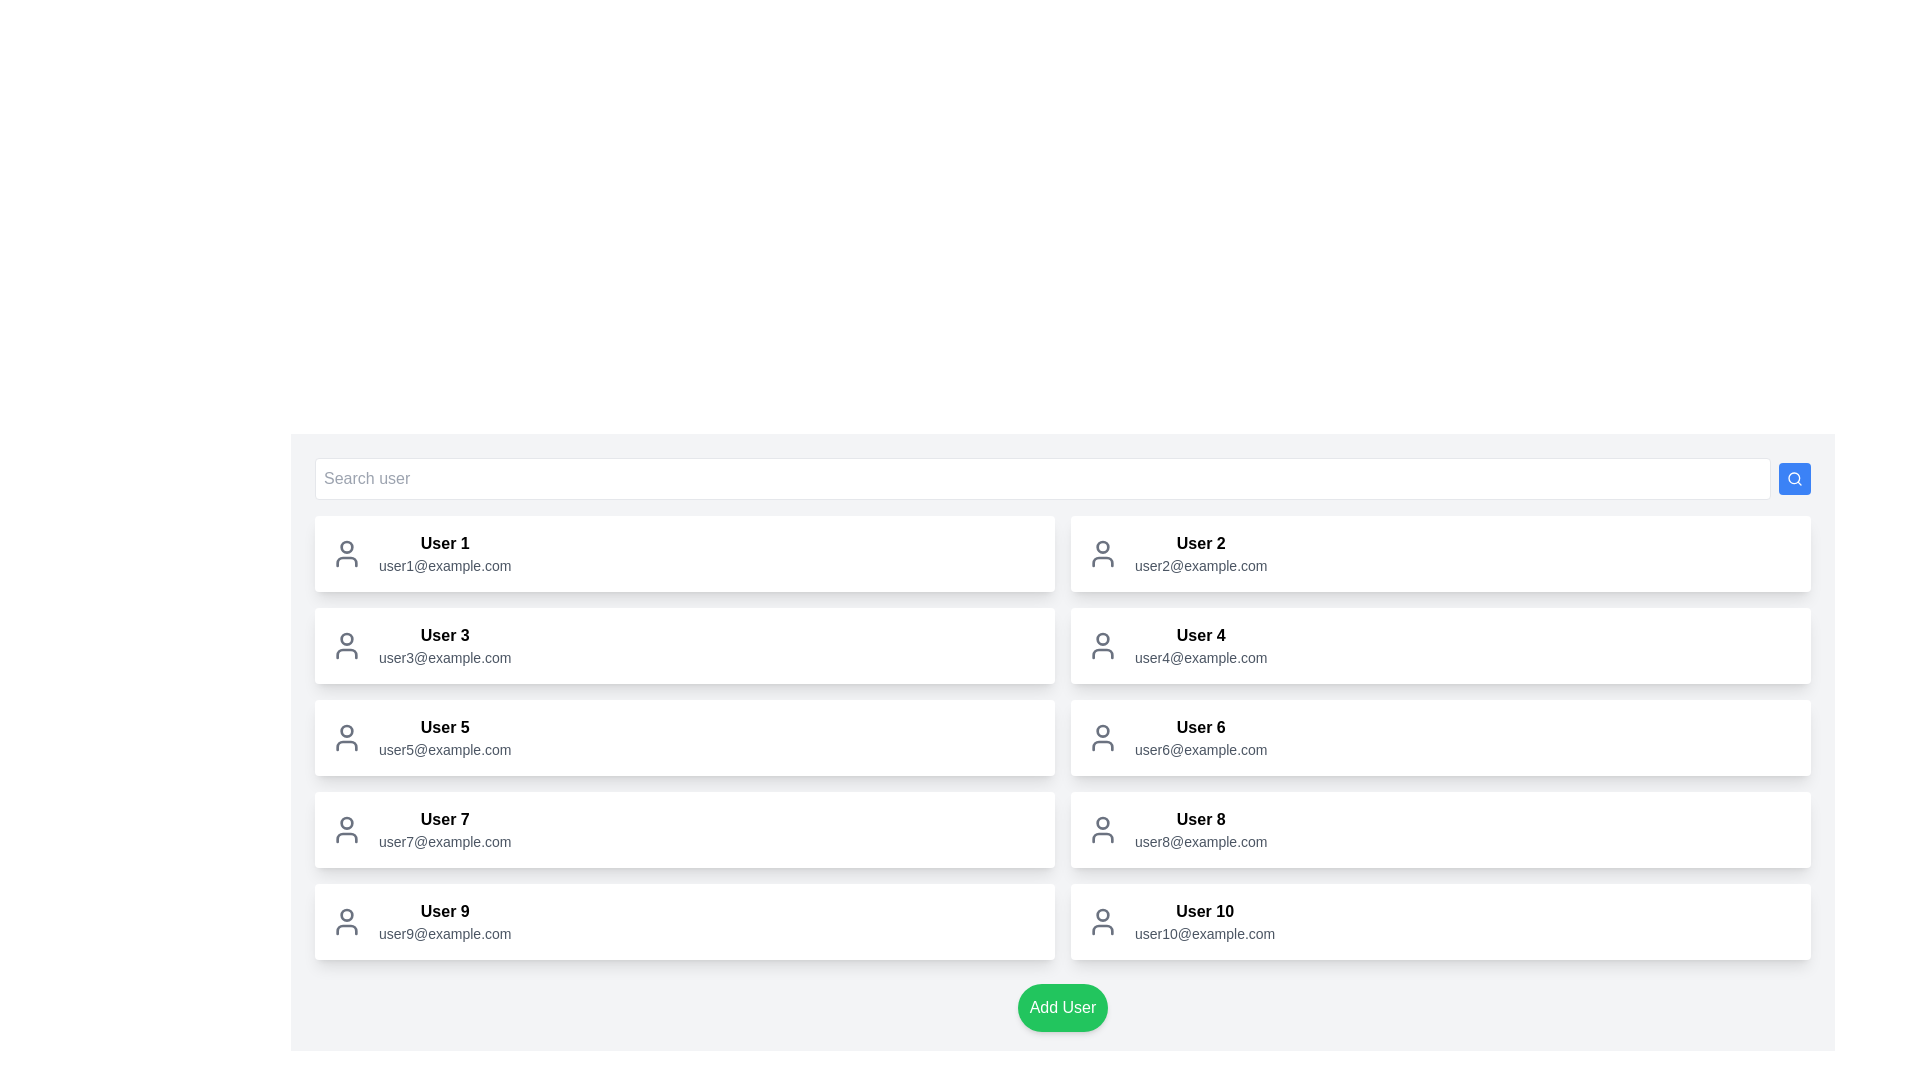 The image size is (1920, 1080). Describe the element at coordinates (1795, 478) in the screenshot. I see `the blue search button with a magnifying glass icon, located` at that location.